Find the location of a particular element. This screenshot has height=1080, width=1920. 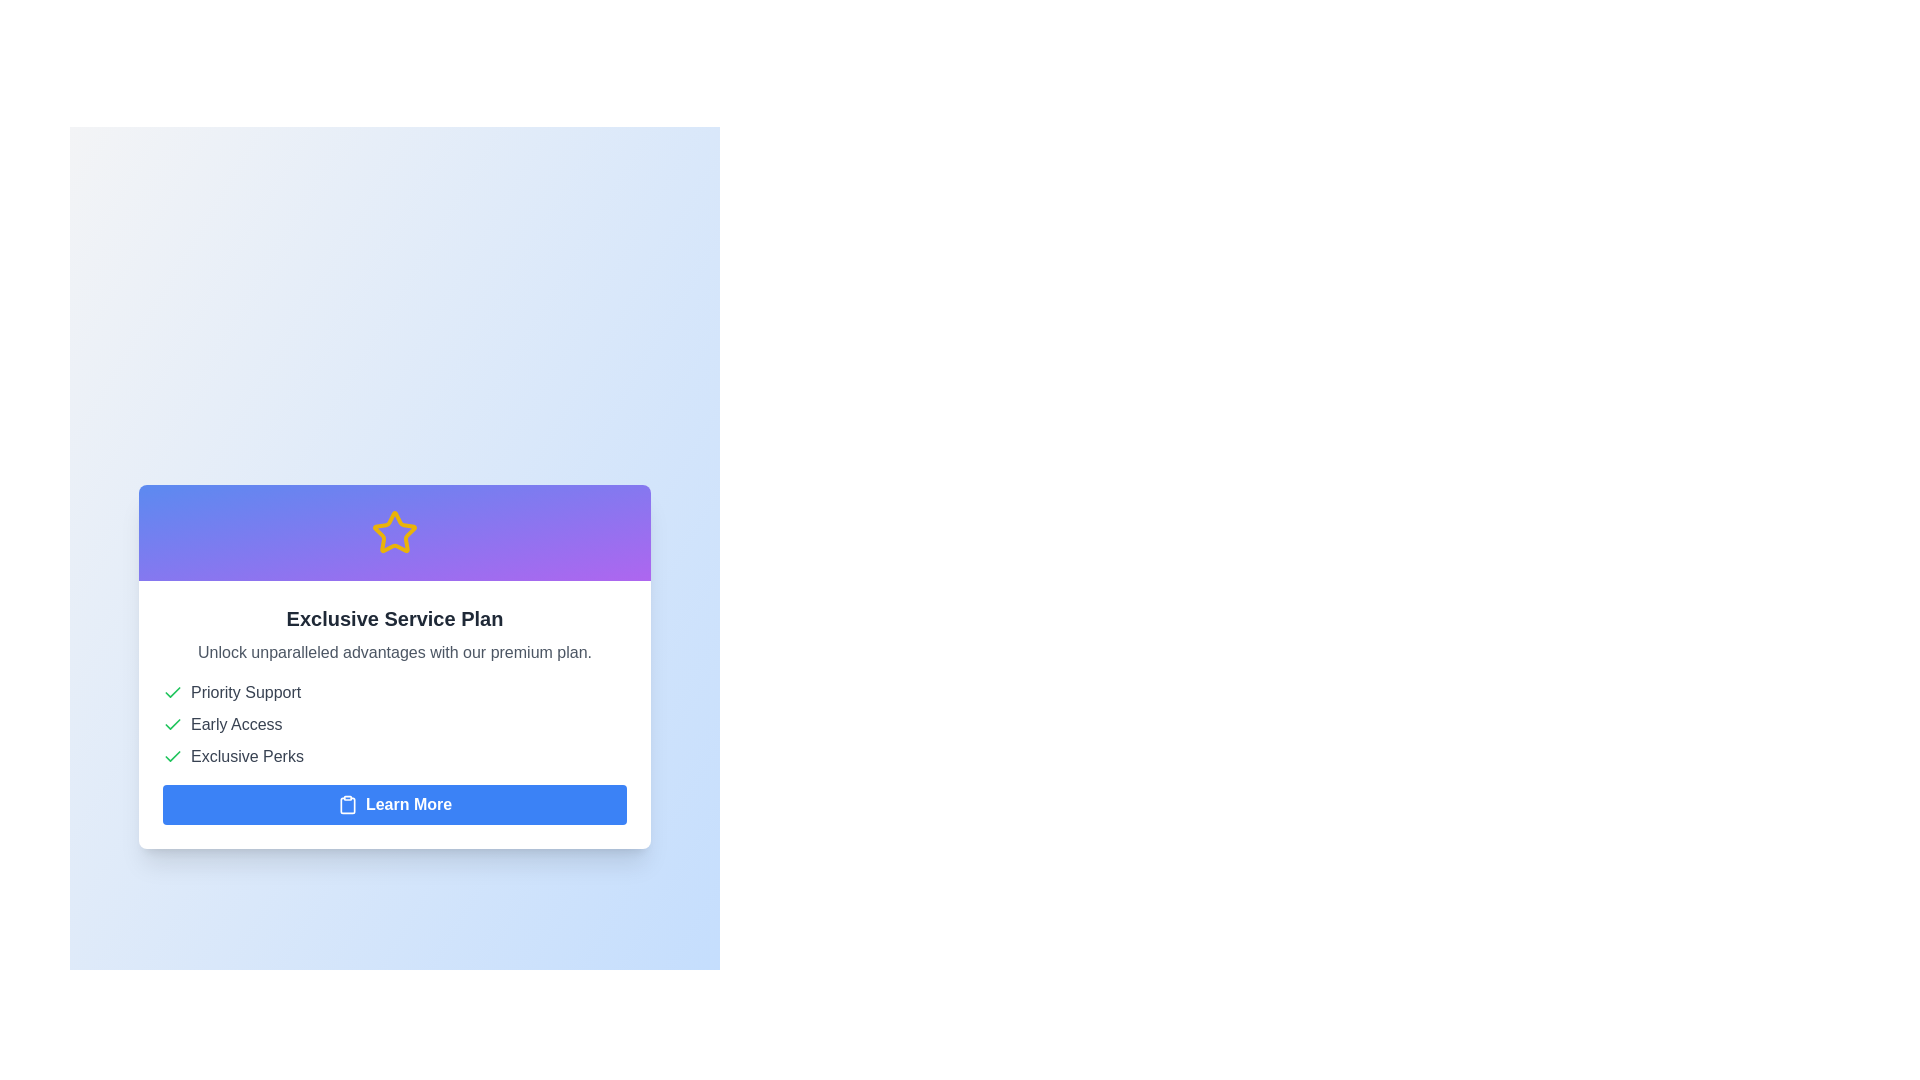

the approval icon located to the left of the 'Exclusive Perks' text, which indicates a positive status or confirmation is located at coordinates (172, 756).